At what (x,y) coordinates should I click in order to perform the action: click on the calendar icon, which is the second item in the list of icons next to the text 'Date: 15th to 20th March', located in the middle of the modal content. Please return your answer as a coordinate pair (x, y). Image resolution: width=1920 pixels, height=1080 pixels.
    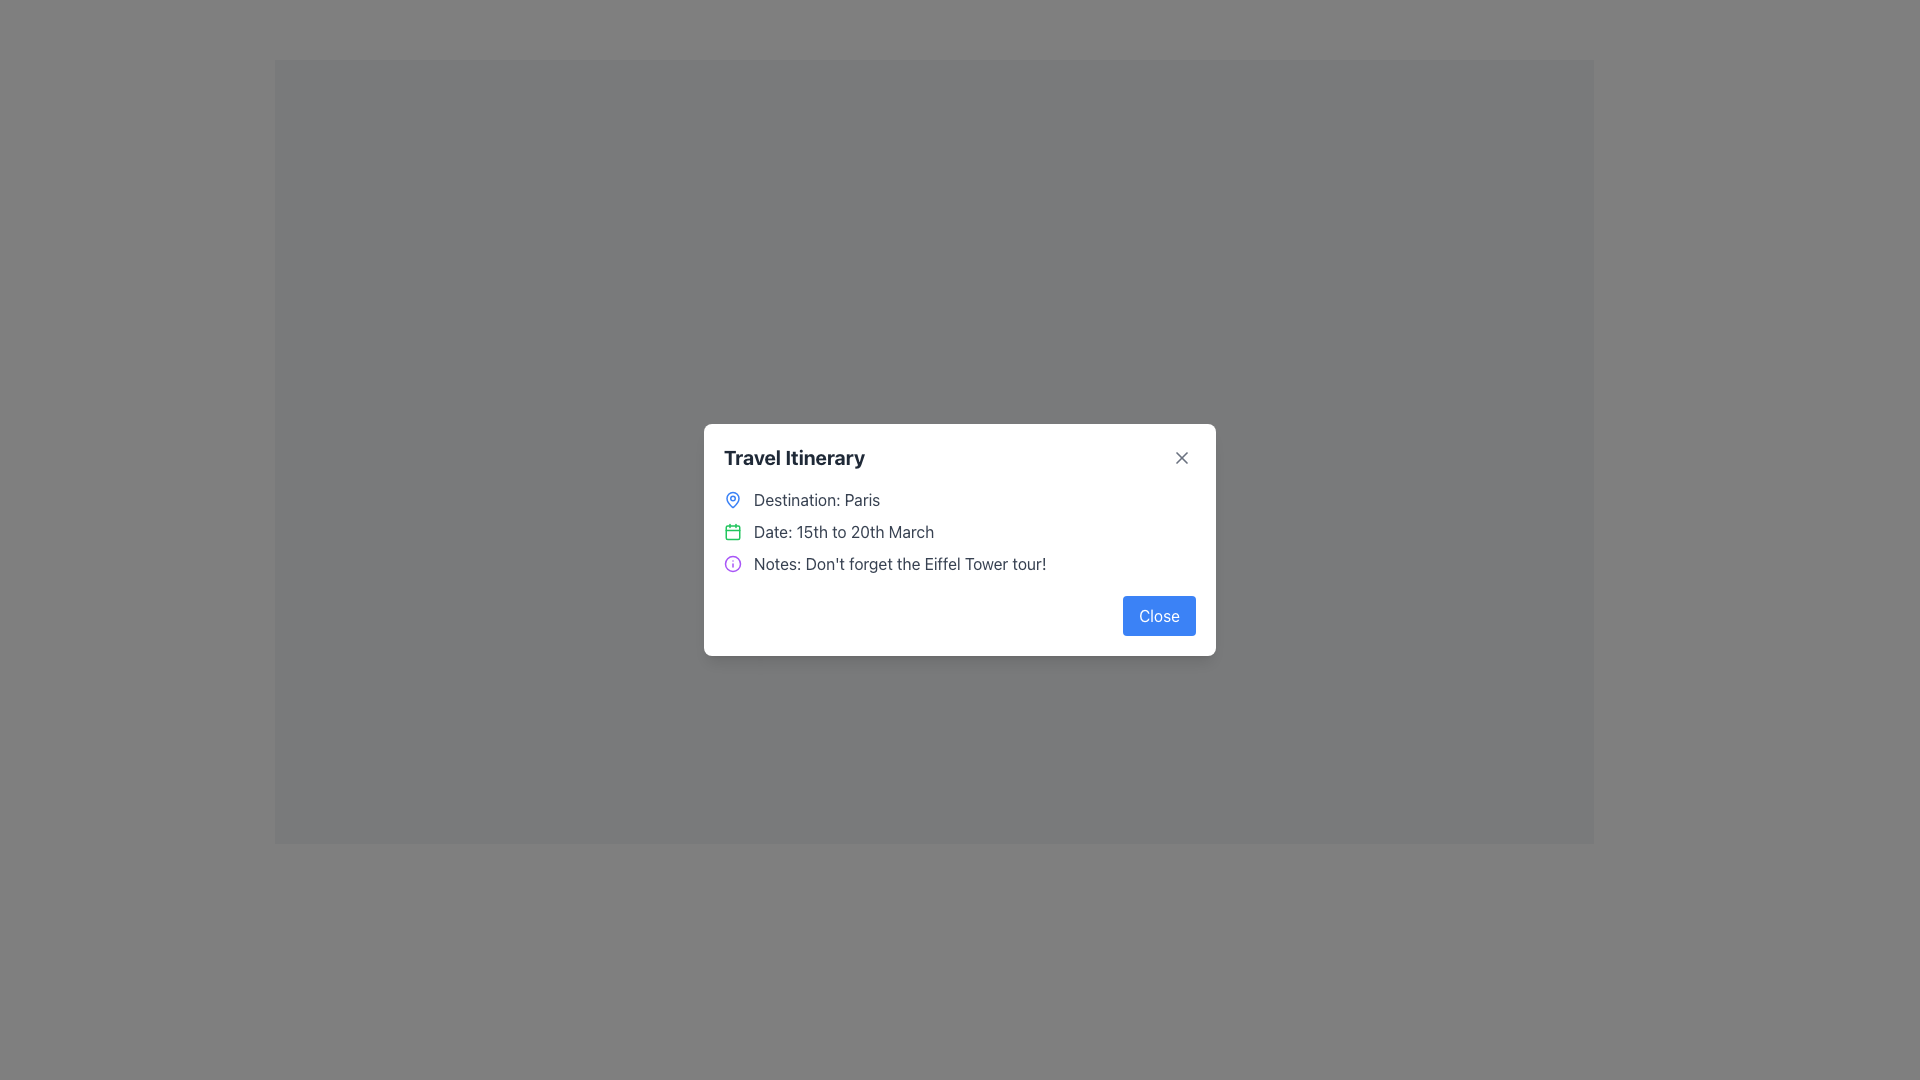
    Looking at the image, I should click on (732, 531).